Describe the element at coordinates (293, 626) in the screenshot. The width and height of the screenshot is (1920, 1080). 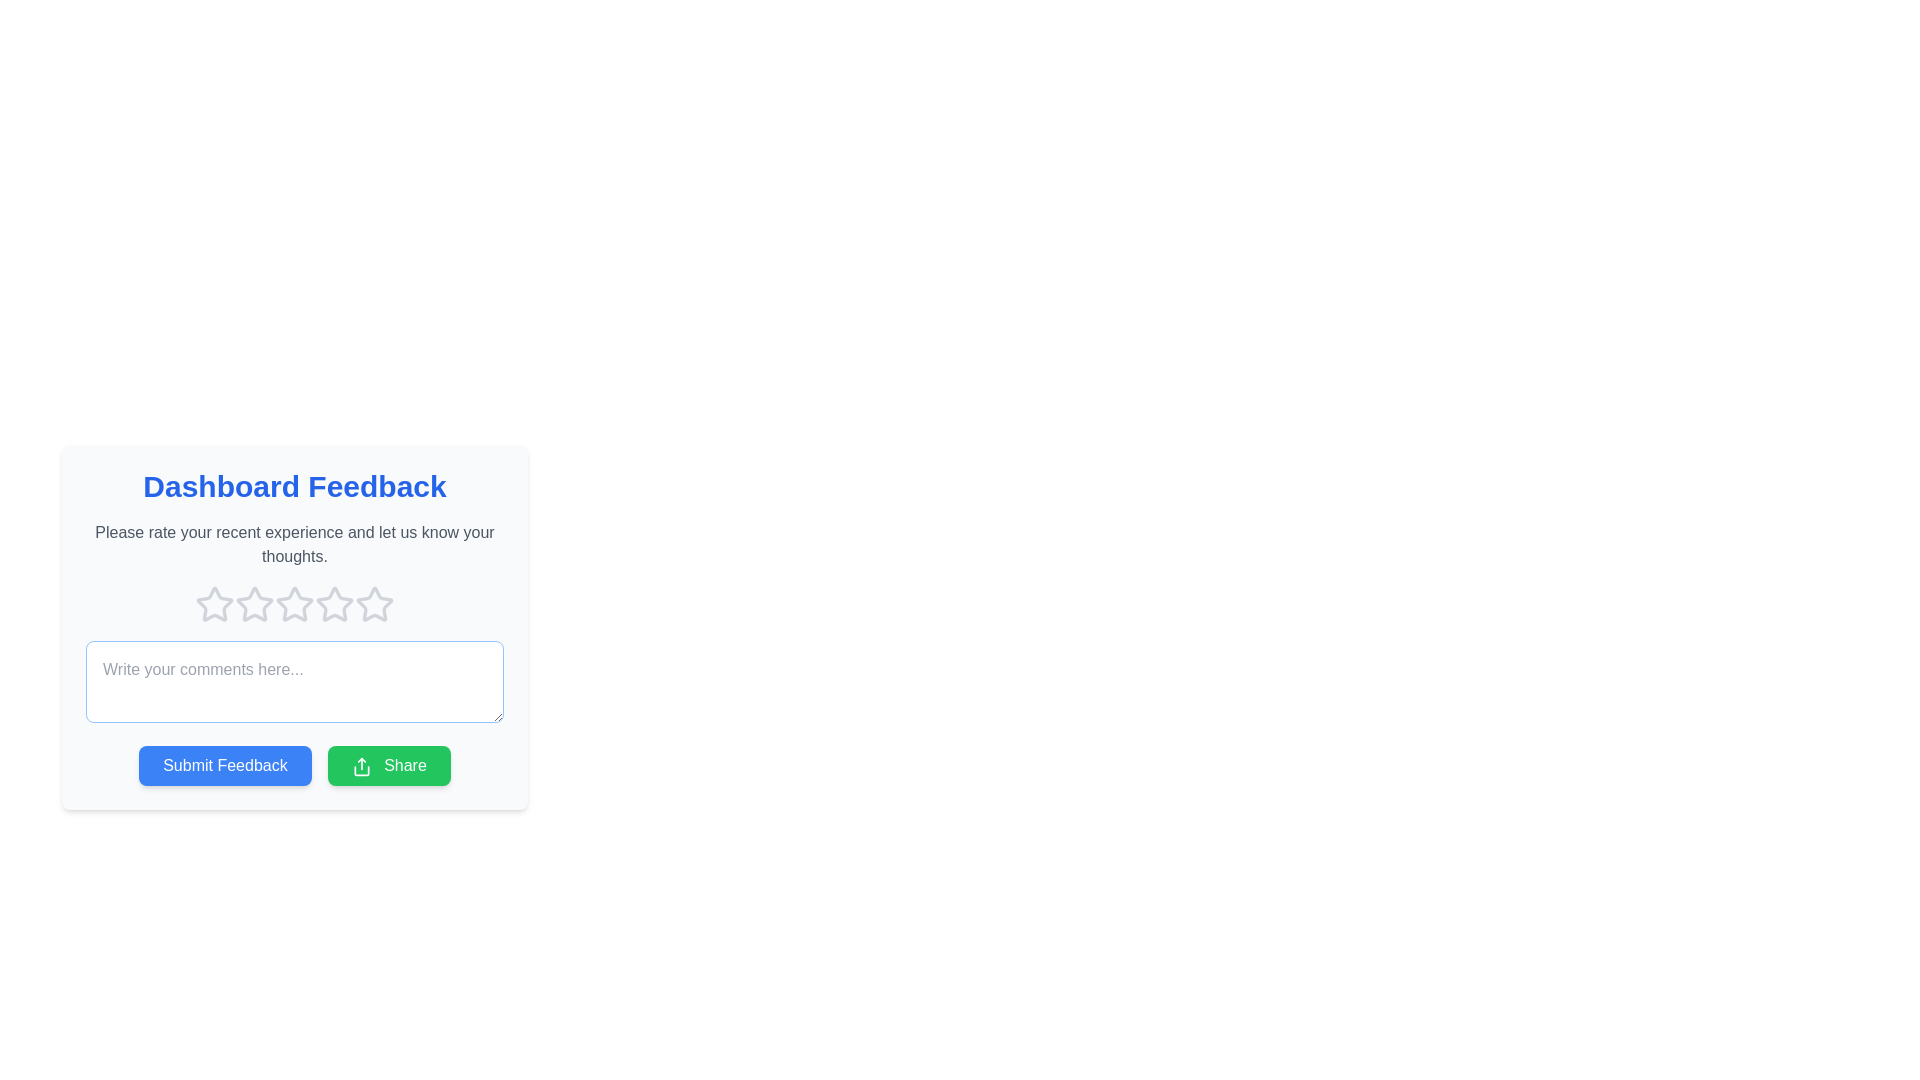
I see `the multi-choice rating component with star symbols located` at that location.